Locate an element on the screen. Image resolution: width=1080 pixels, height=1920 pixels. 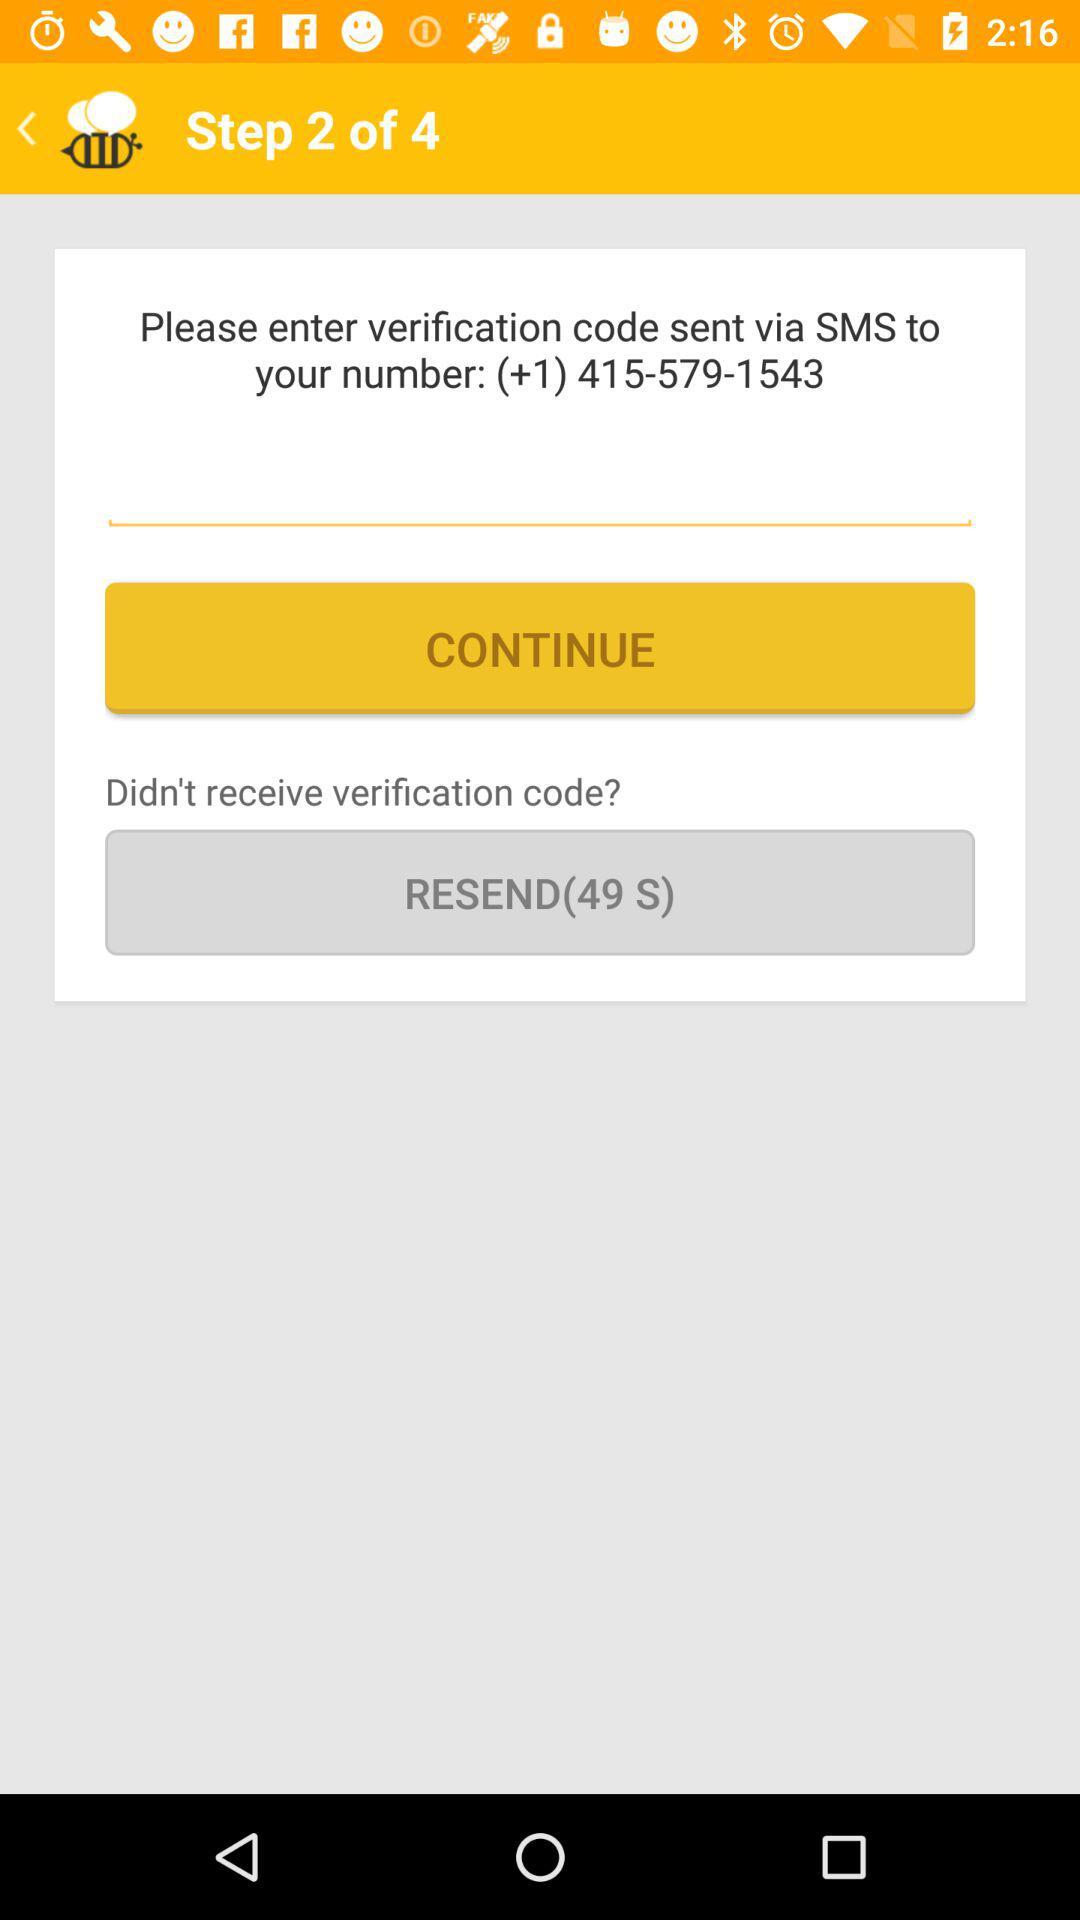
the continue is located at coordinates (540, 648).